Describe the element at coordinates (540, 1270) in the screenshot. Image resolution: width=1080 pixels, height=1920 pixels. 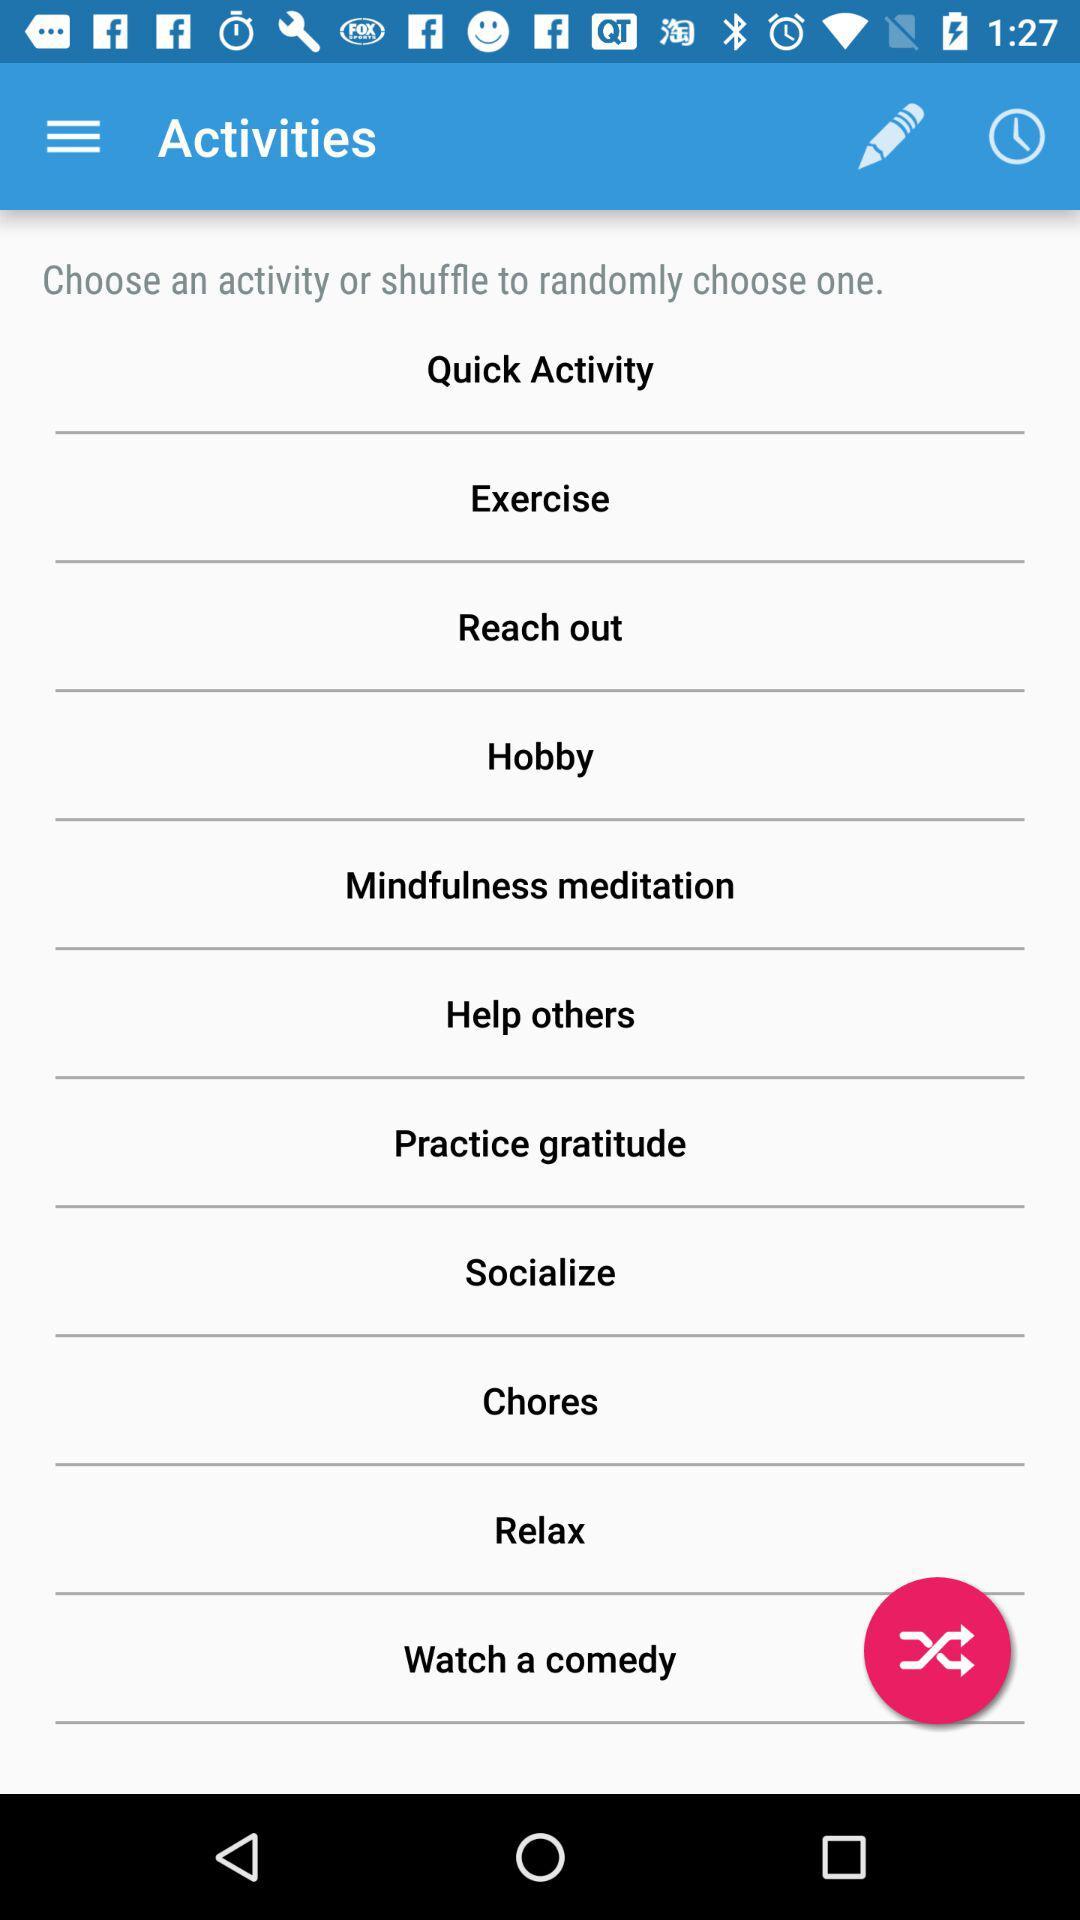
I see `socialize icon` at that location.